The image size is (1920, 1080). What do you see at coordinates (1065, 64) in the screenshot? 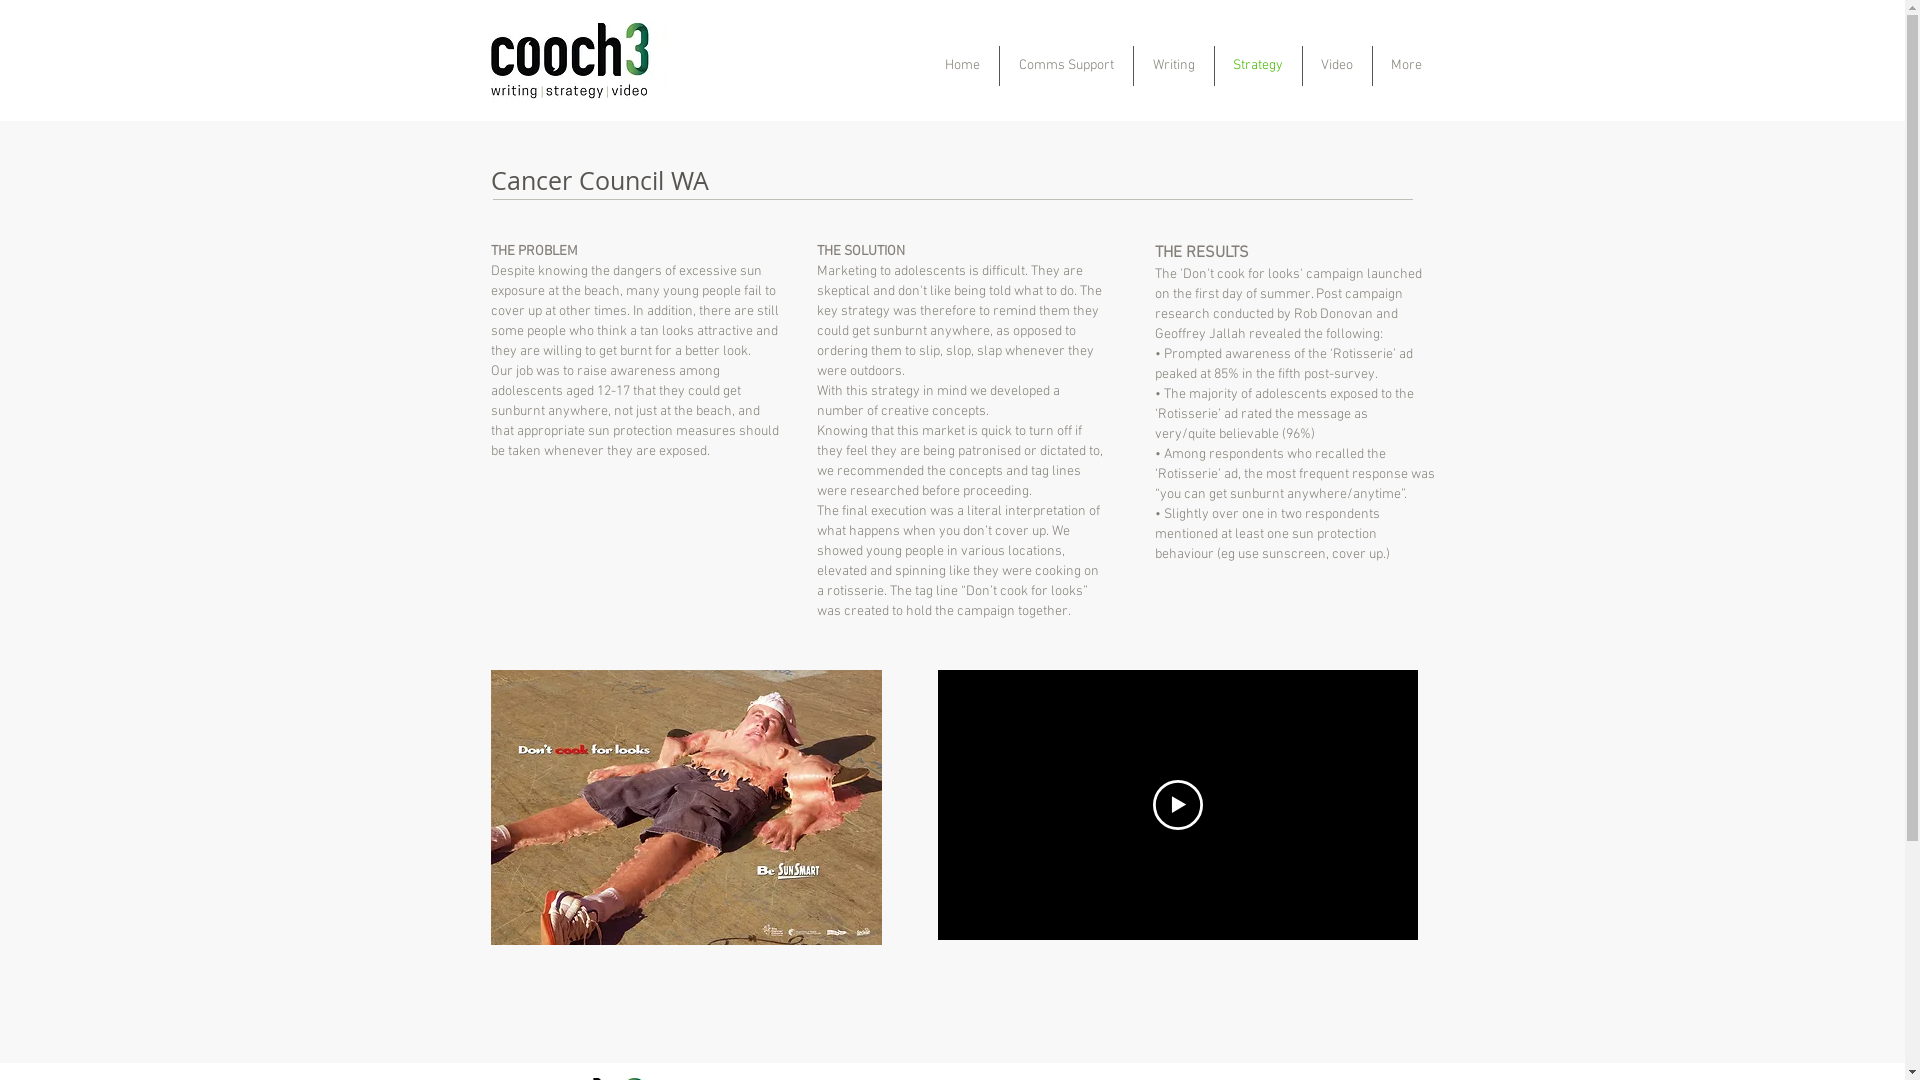
I see `'Comms Support'` at bounding box center [1065, 64].